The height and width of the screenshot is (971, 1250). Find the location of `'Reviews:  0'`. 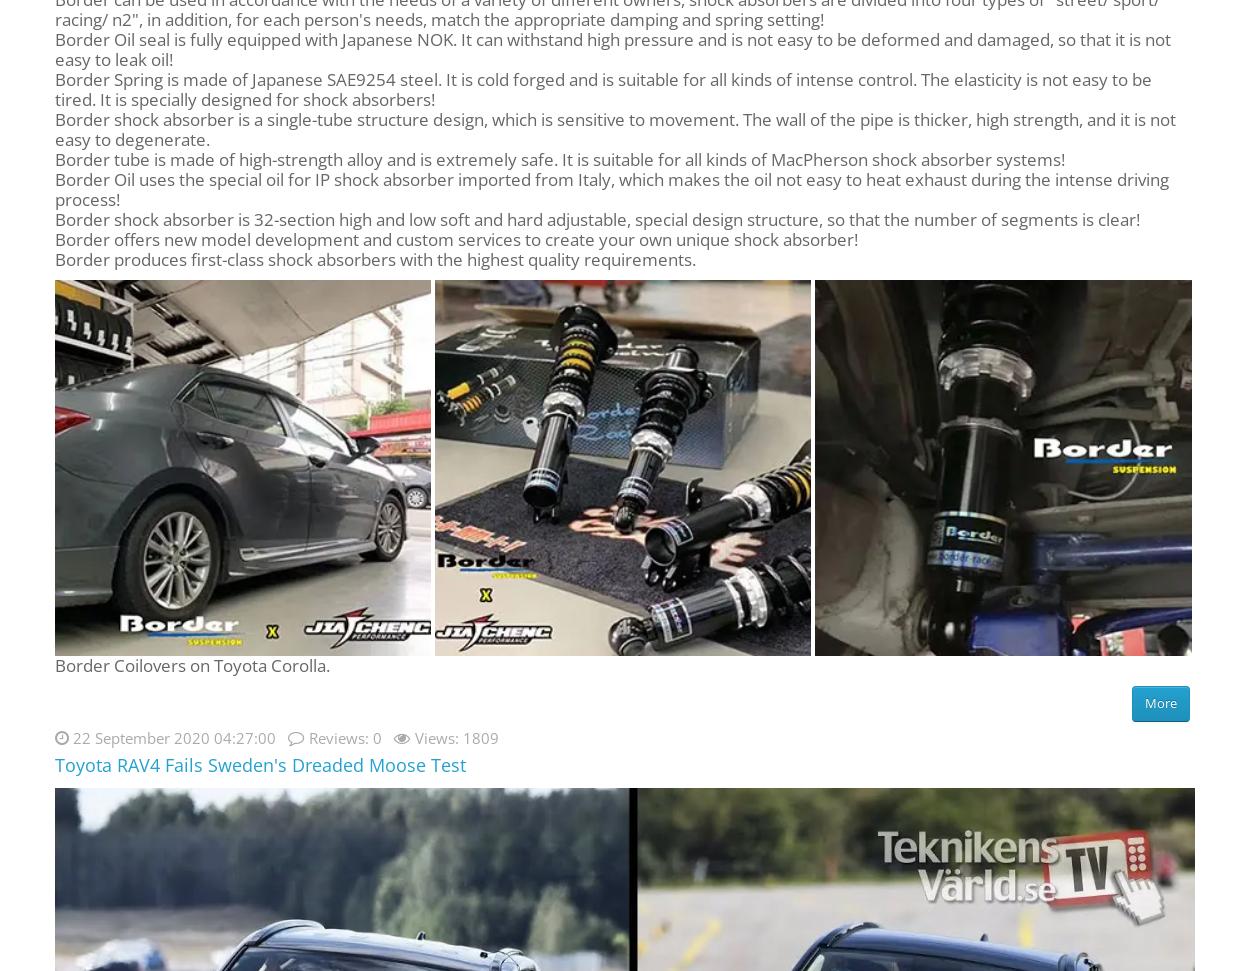

'Reviews:  0' is located at coordinates (344, 735).